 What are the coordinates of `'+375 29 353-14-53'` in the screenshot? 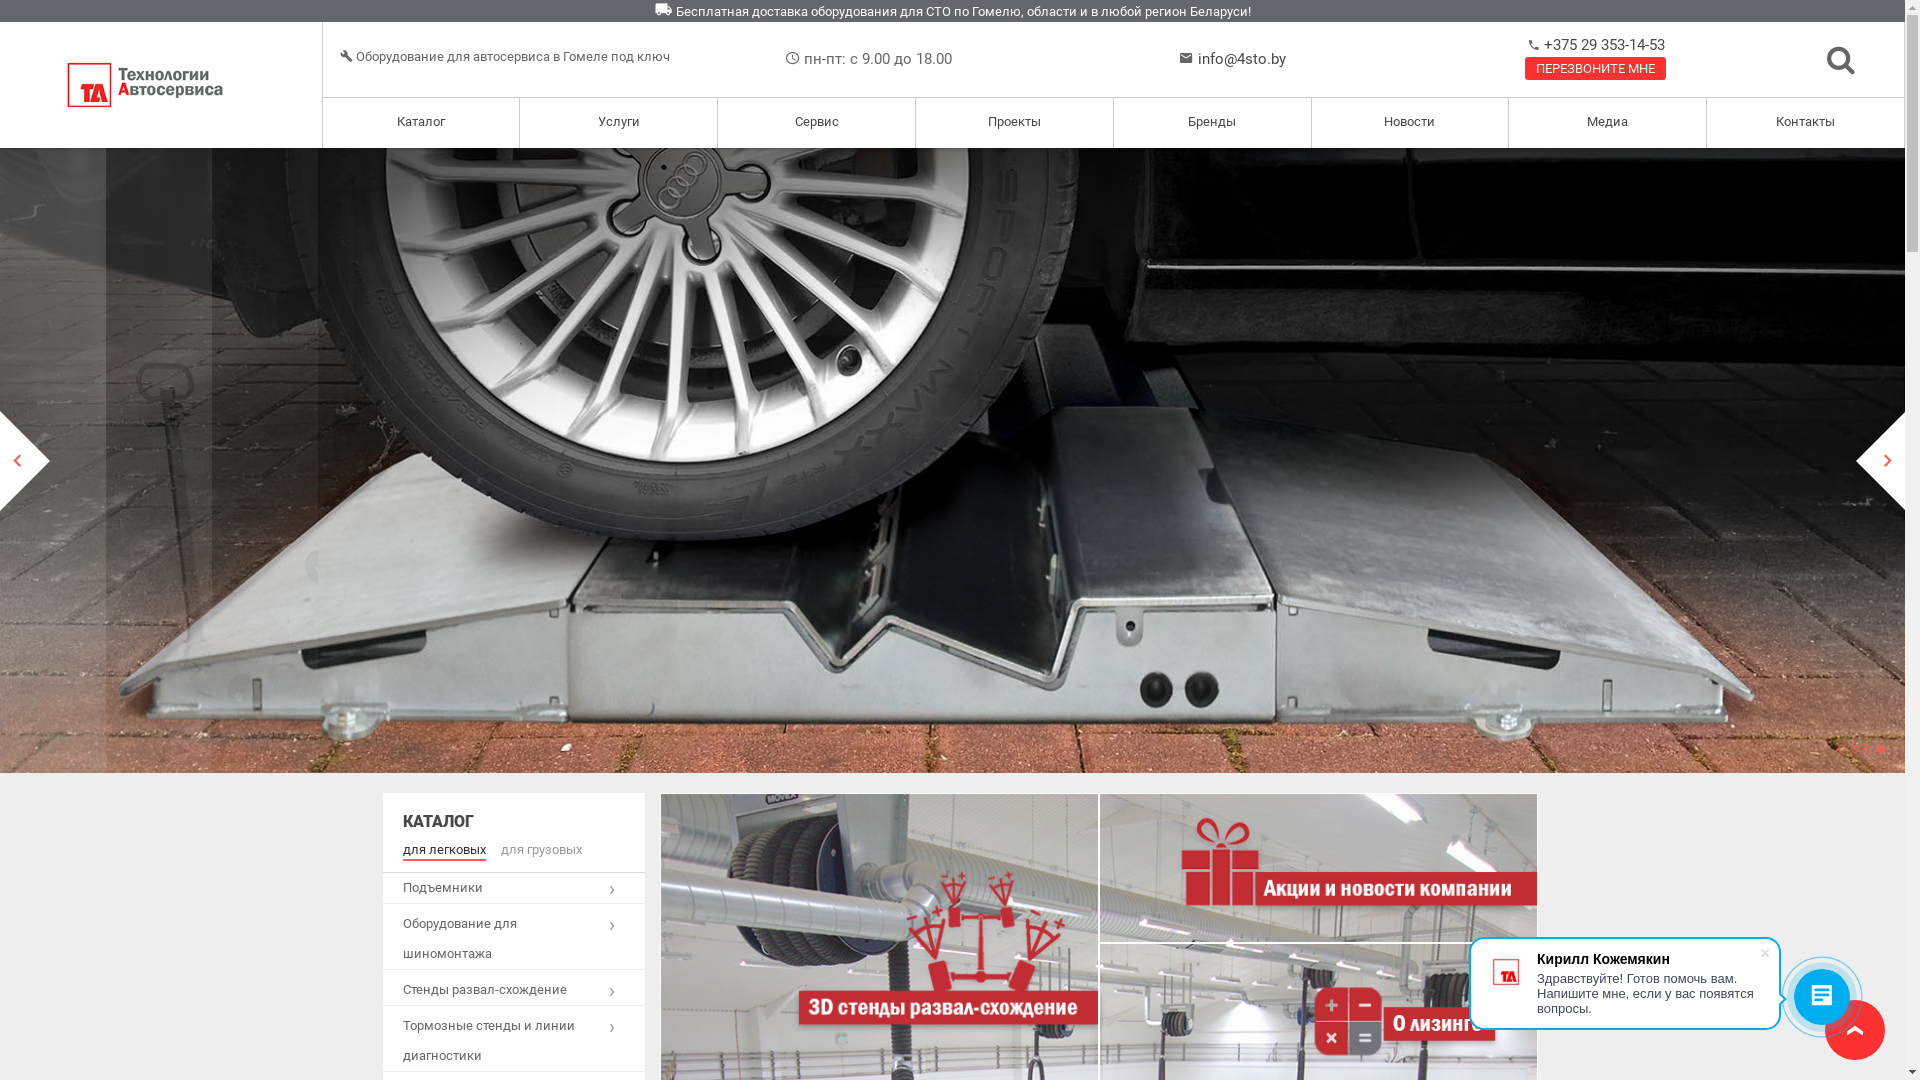 It's located at (1602, 45).